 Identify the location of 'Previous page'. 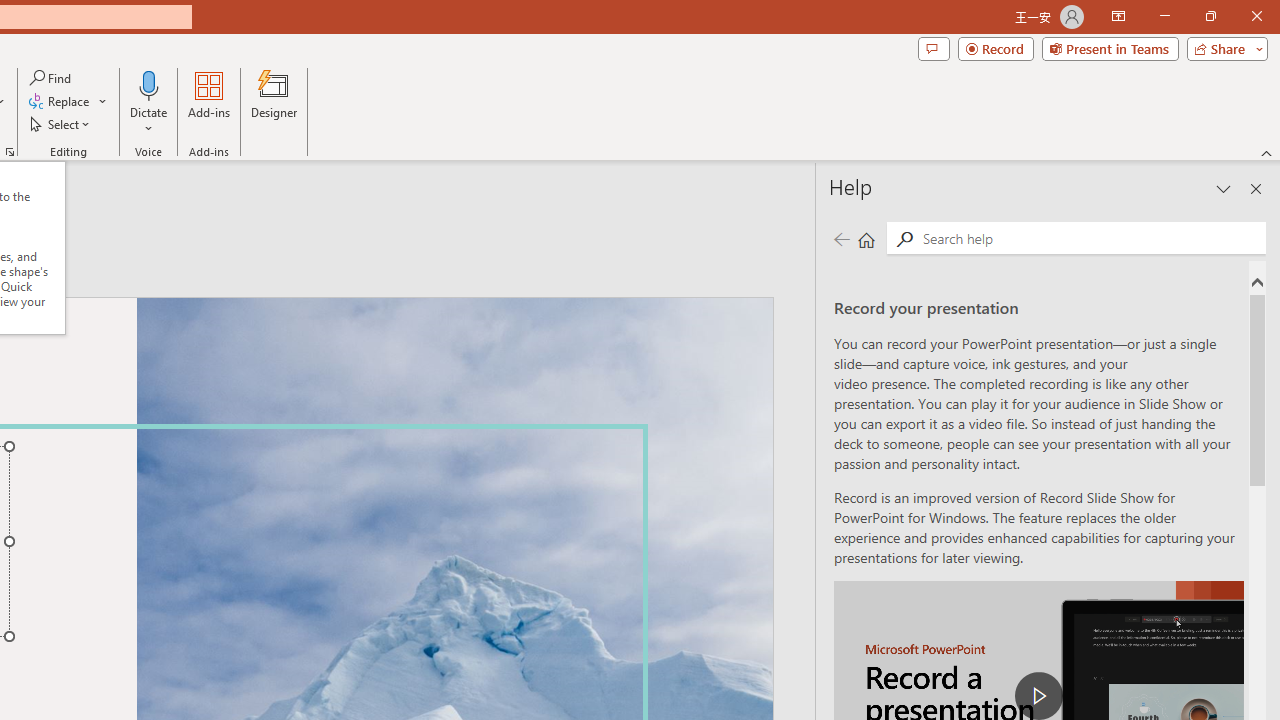
(841, 238).